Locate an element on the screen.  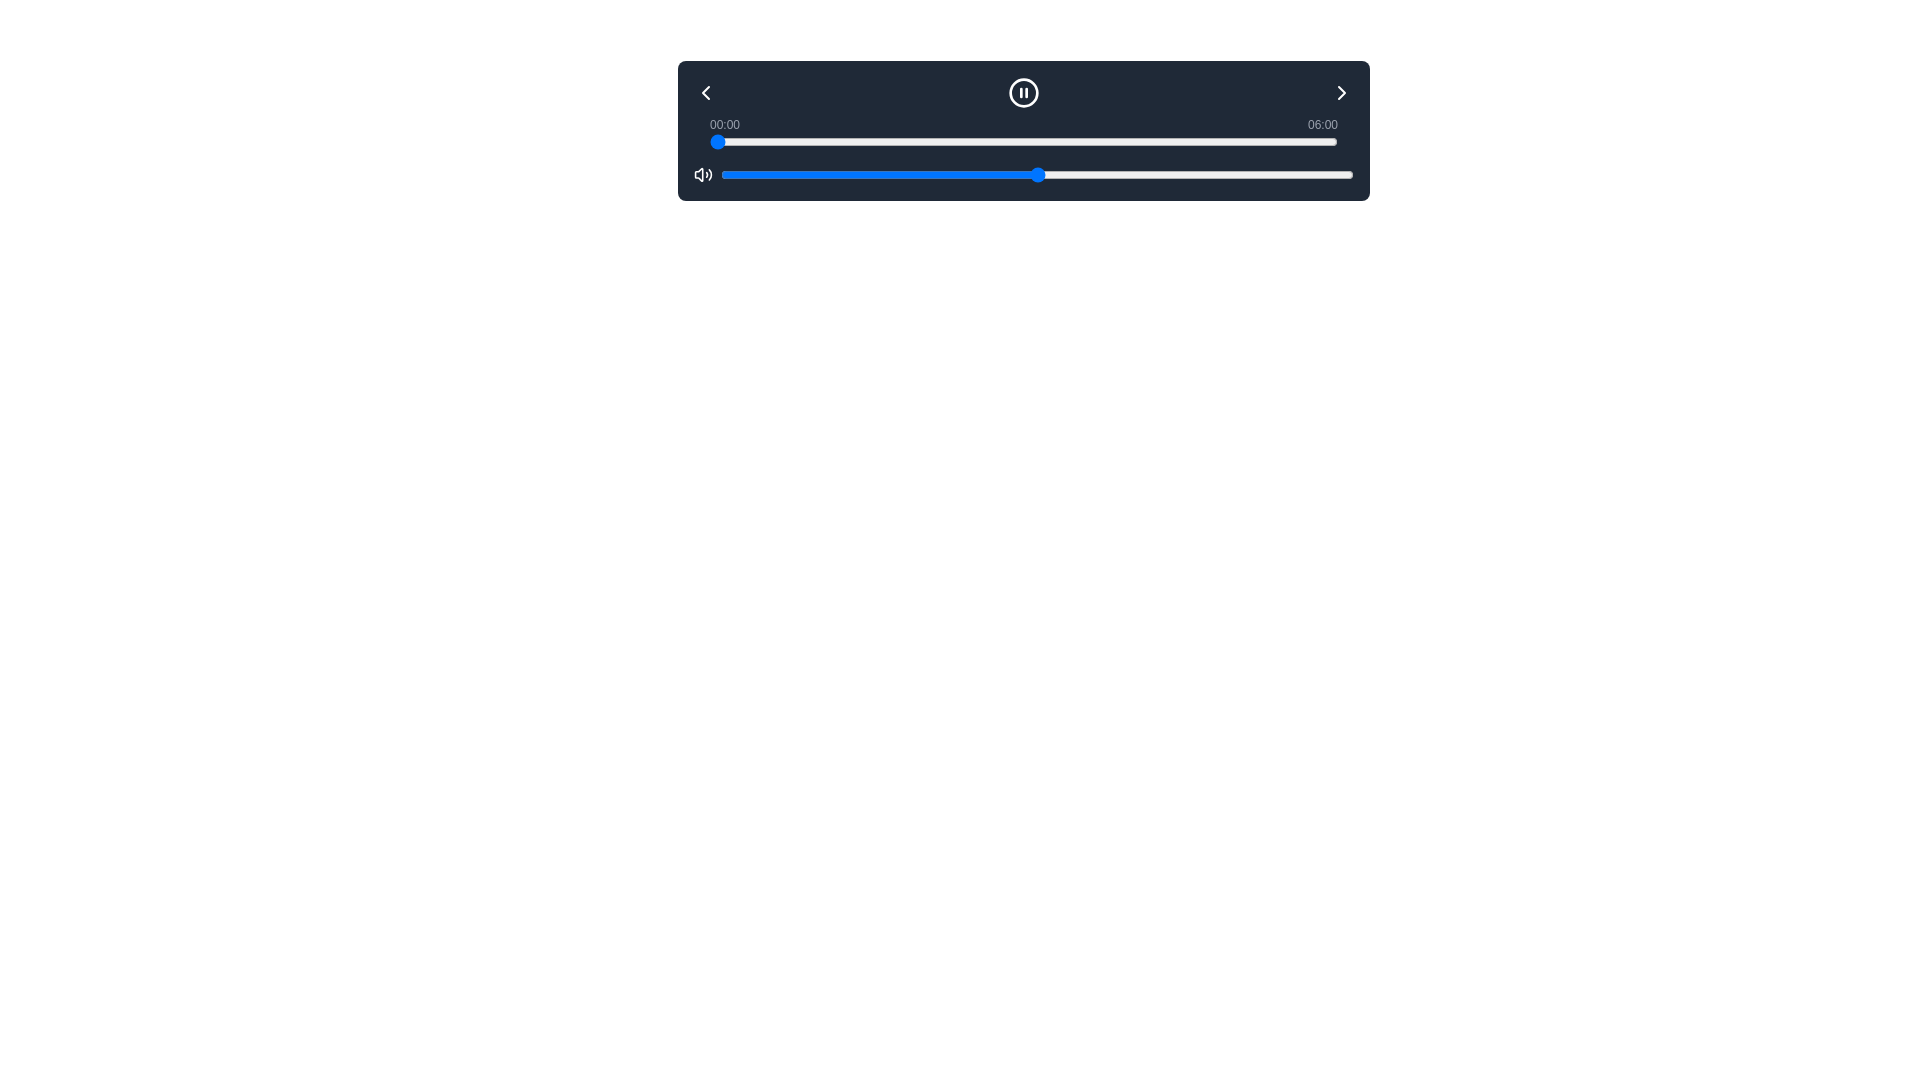
volume is located at coordinates (897, 173).